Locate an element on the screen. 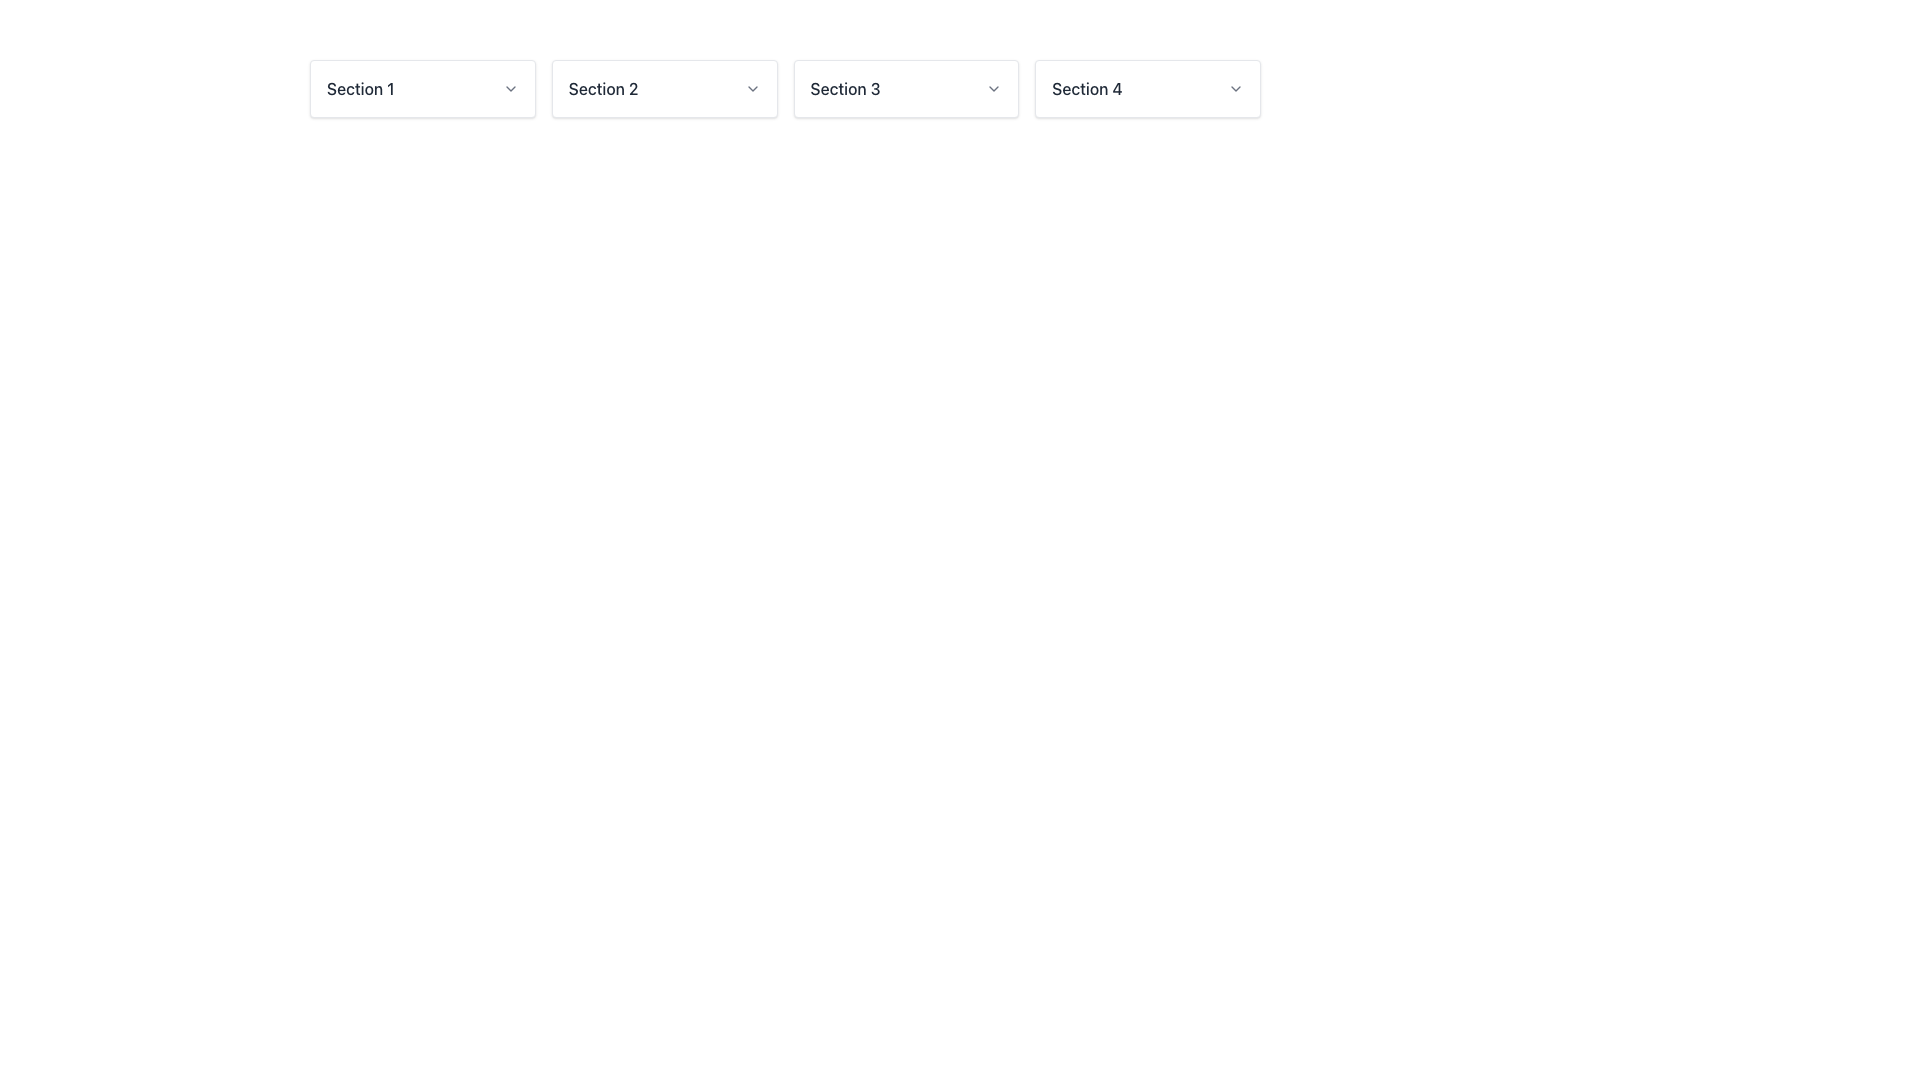 The height and width of the screenshot is (1080, 1920). the Dropdown Menu Trigger located in the second column of the grid layout, which is positioned between 'Section 1' and 'Section 3' and labeled 'Section 2' is located at coordinates (664, 87).